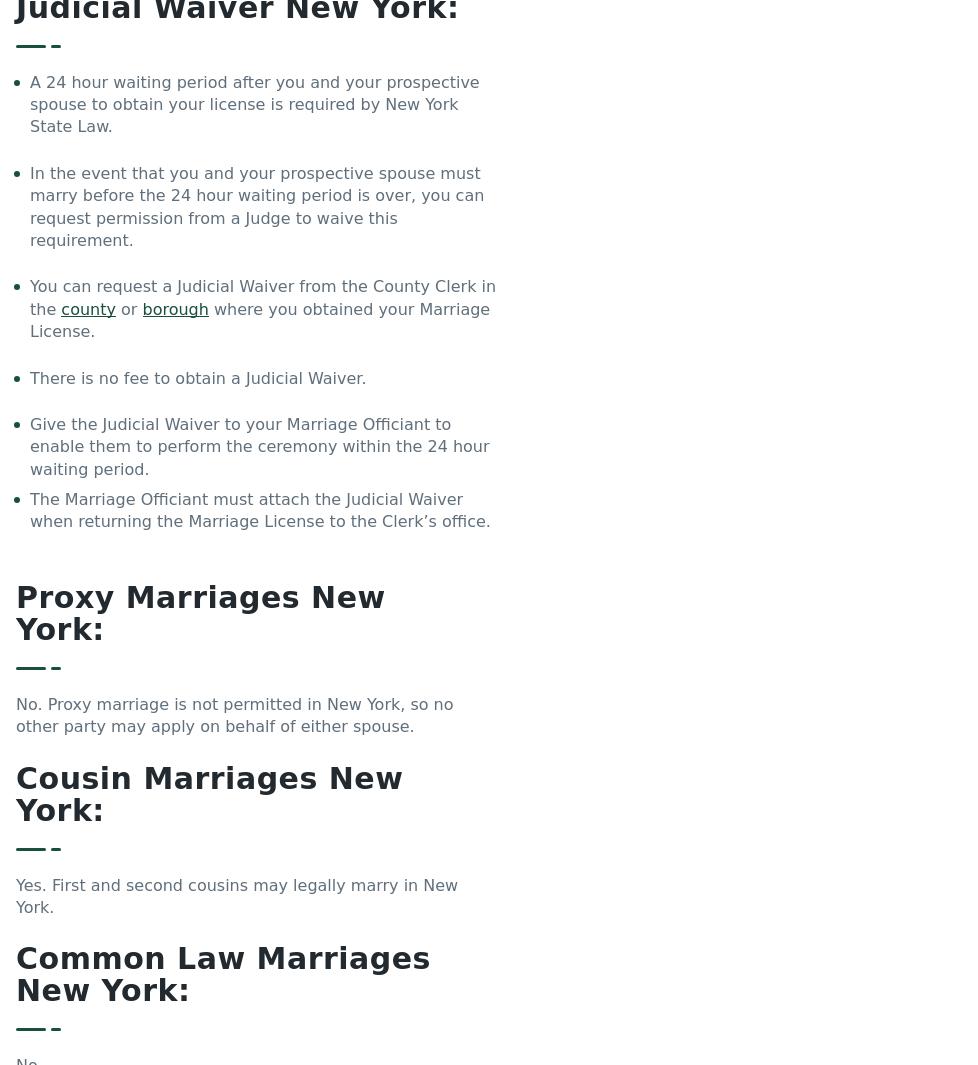 The width and height of the screenshot is (978, 1065). I want to click on 'There is no fee to obtain a Judicial Waiver.', so click(198, 376).